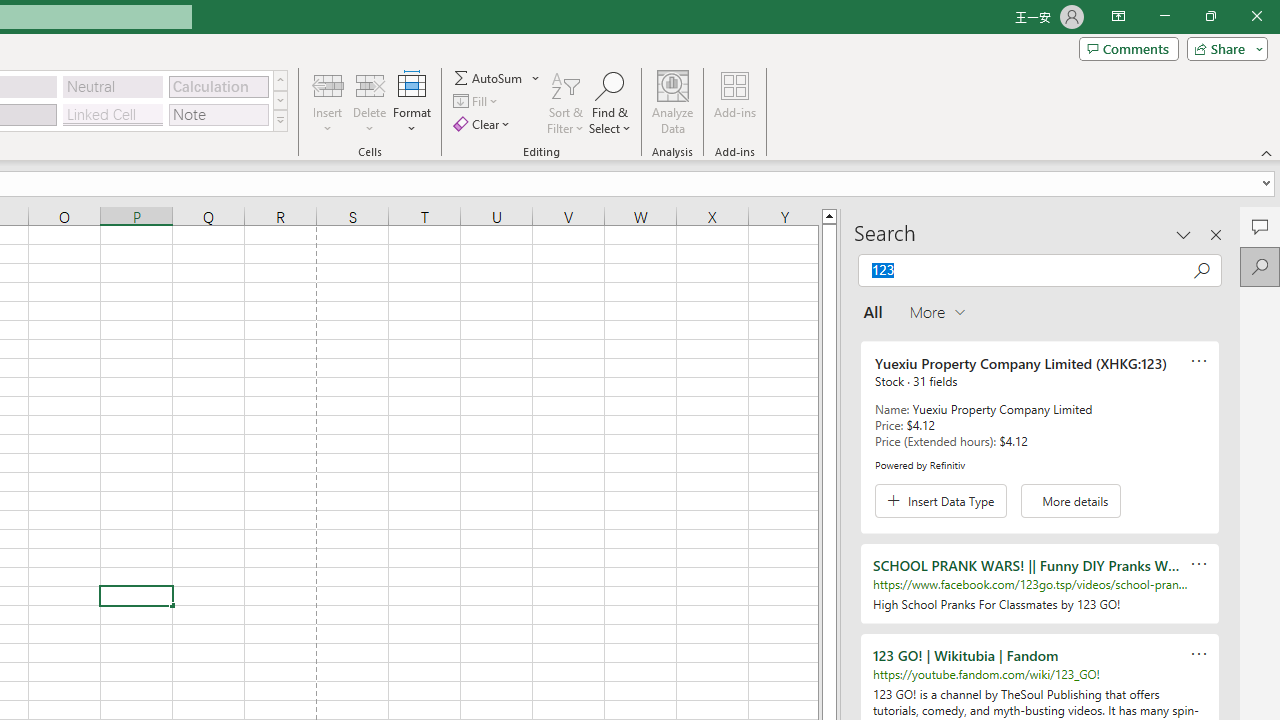 This screenshot has height=720, width=1280. I want to click on 'Linked Cell', so click(112, 114).